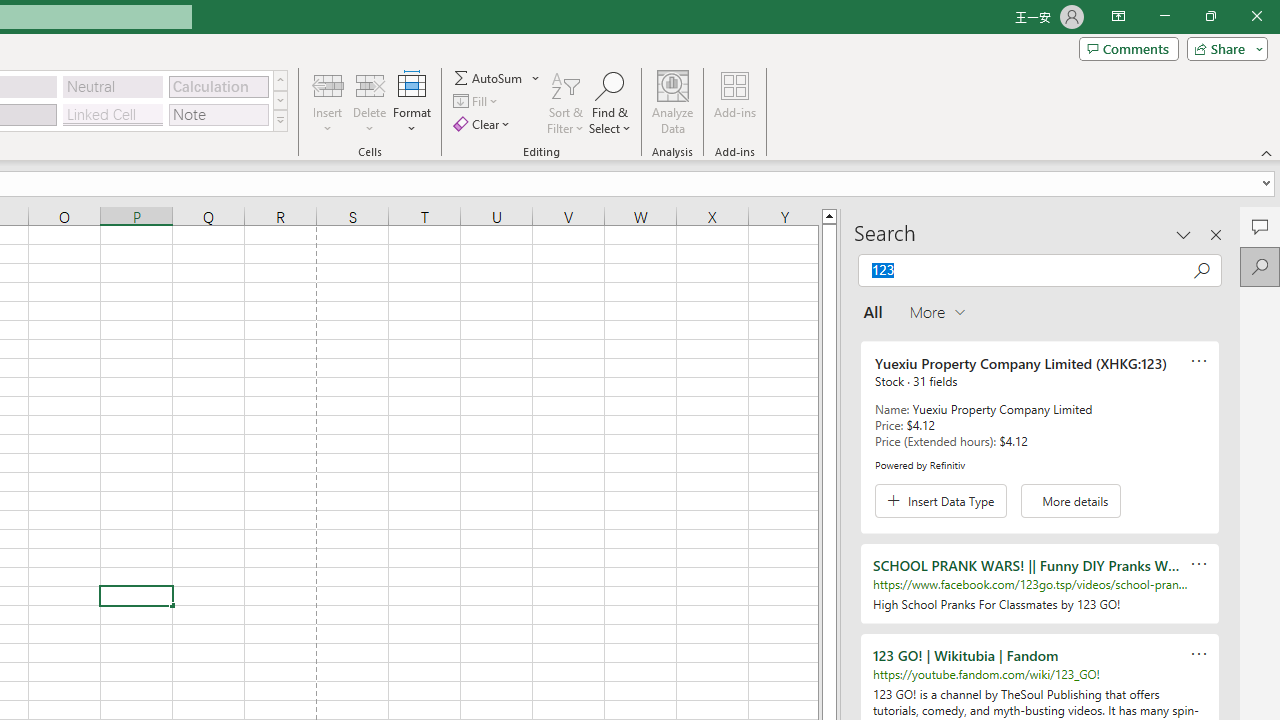 This screenshot has height=720, width=1280. I want to click on 'Linked Cell', so click(112, 114).